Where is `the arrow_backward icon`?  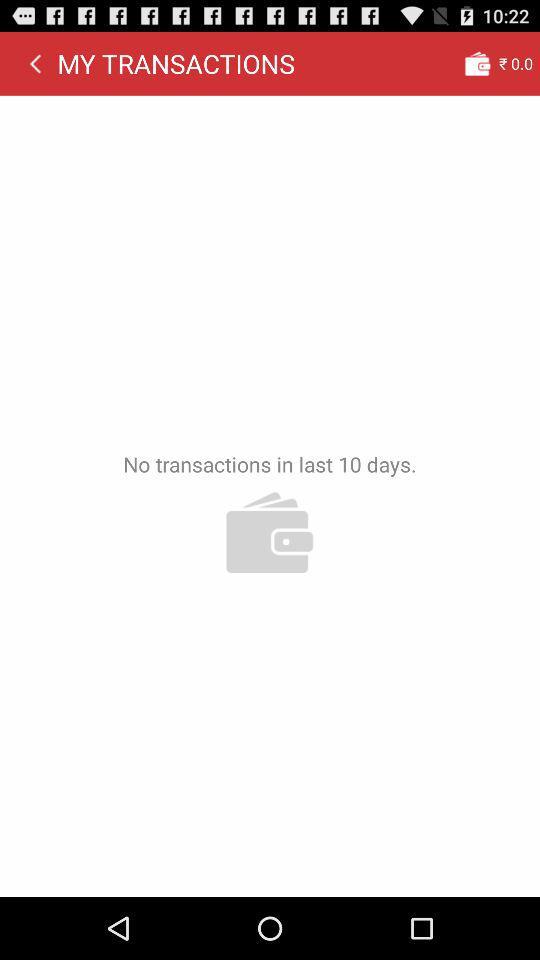 the arrow_backward icon is located at coordinates (35, 68).